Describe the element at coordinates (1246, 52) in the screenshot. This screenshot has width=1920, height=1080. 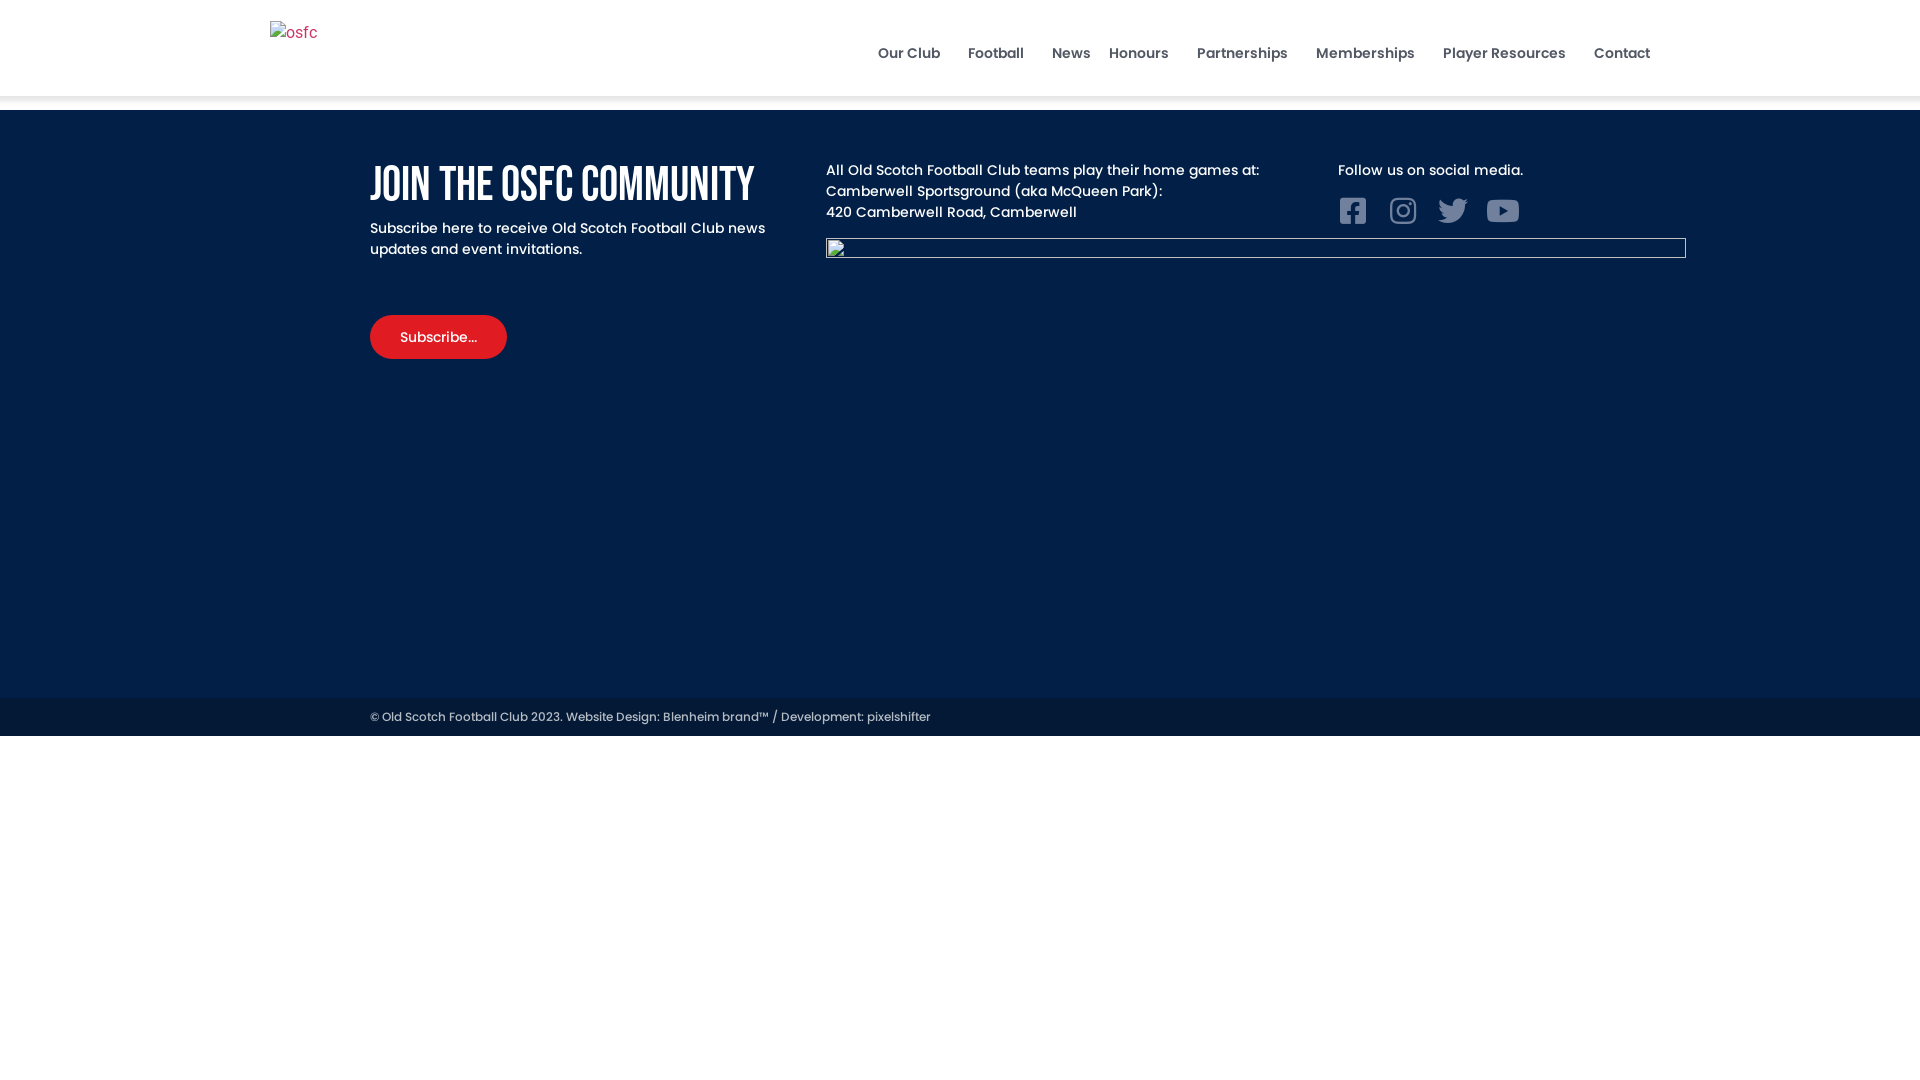
I see `'Partnerships'` at that location.